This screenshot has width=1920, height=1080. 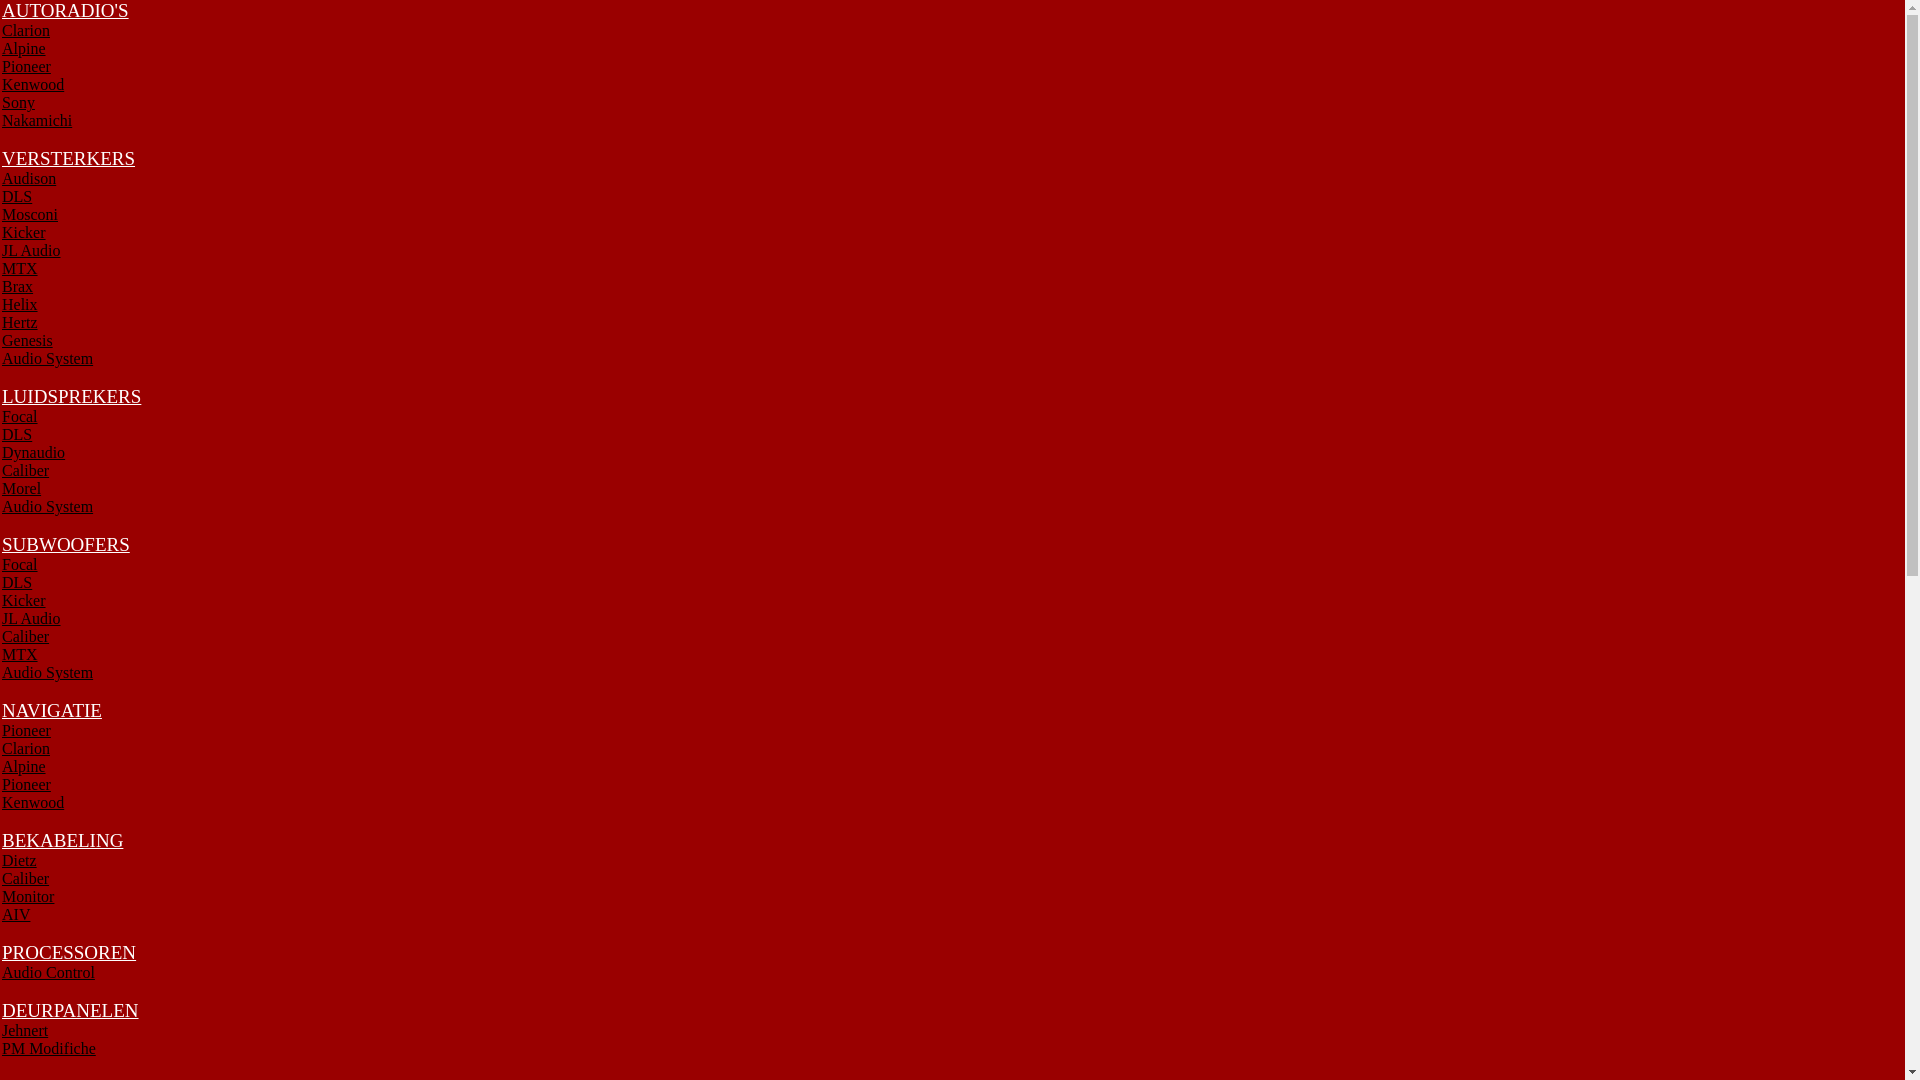 I want to click on 'Clarion', so click(x=25, y=748).